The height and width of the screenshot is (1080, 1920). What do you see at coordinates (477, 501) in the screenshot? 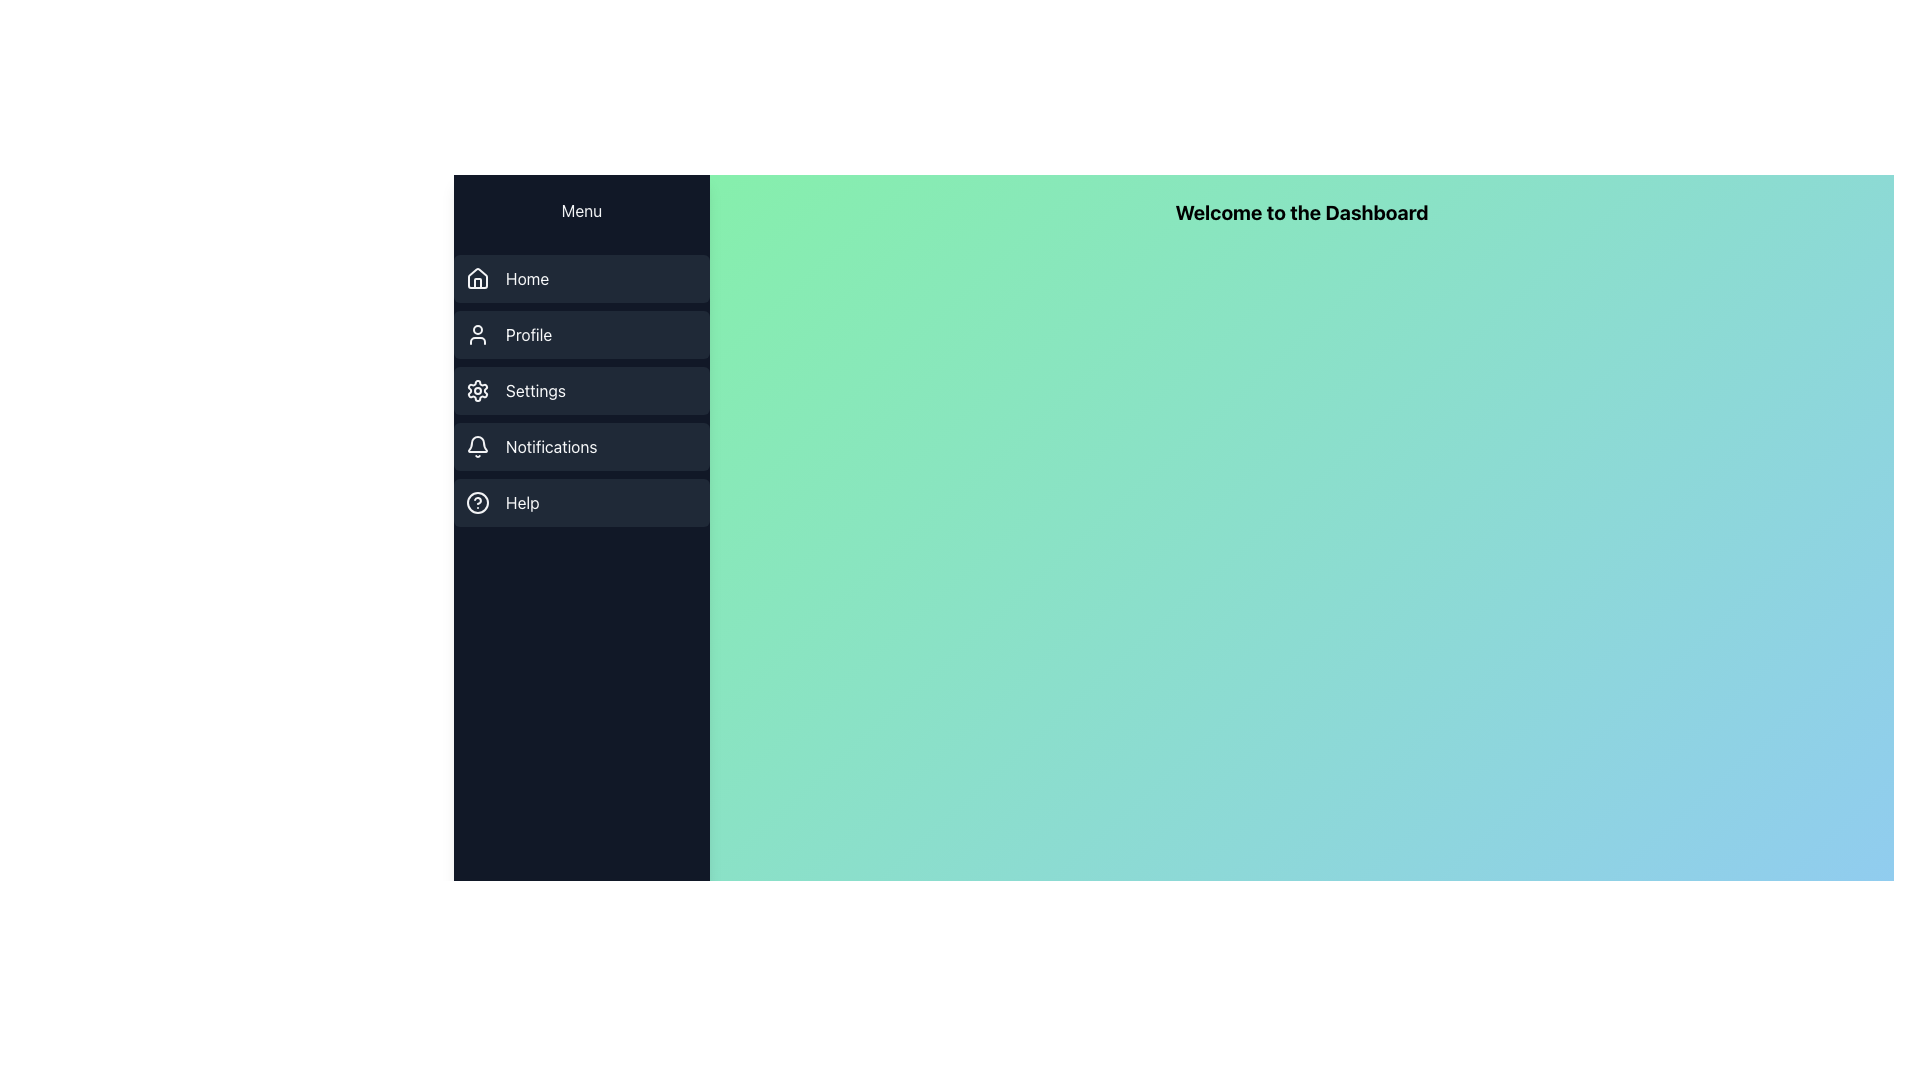
I see `the help icon located` at bounding box center [477, 501].